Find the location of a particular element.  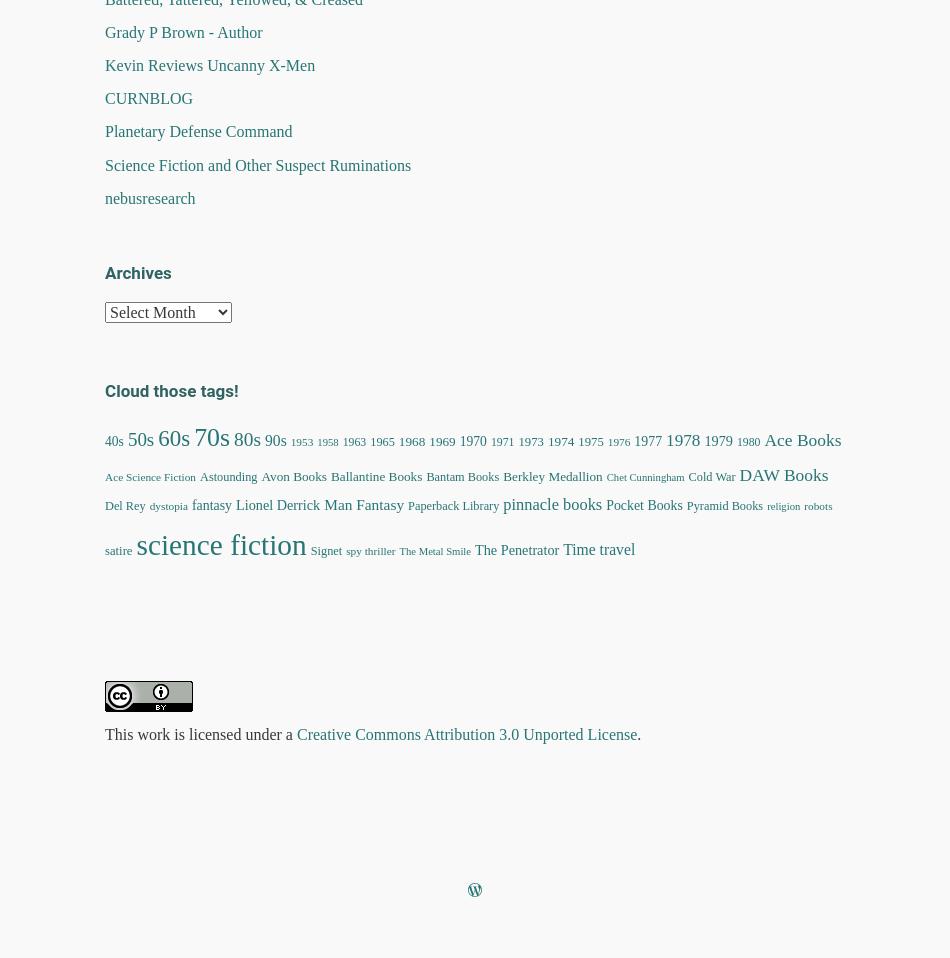

'nebusresearch' is located at coordinates (150, 196).